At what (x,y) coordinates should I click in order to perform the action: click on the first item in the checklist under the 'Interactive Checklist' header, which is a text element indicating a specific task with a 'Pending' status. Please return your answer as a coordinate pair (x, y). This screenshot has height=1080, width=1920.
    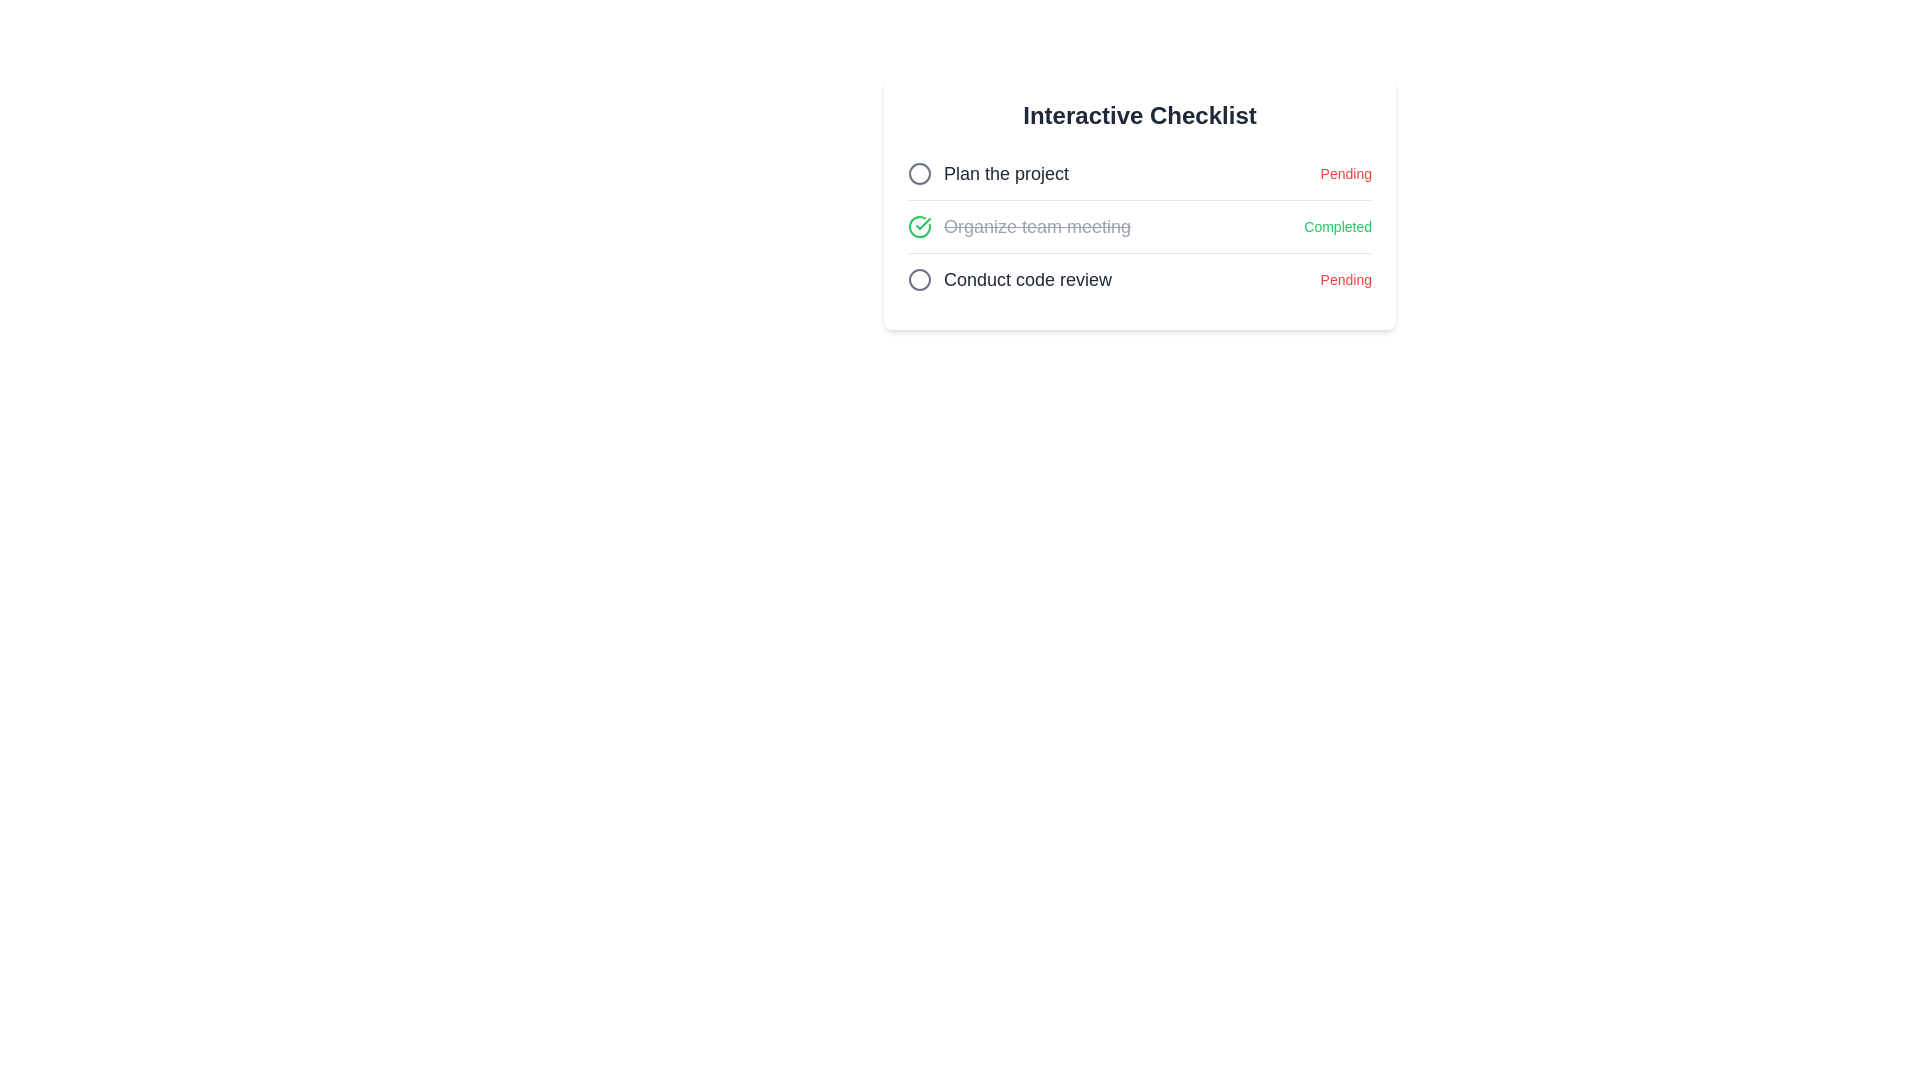
    Looking at the image, I should click on (1006, 172).